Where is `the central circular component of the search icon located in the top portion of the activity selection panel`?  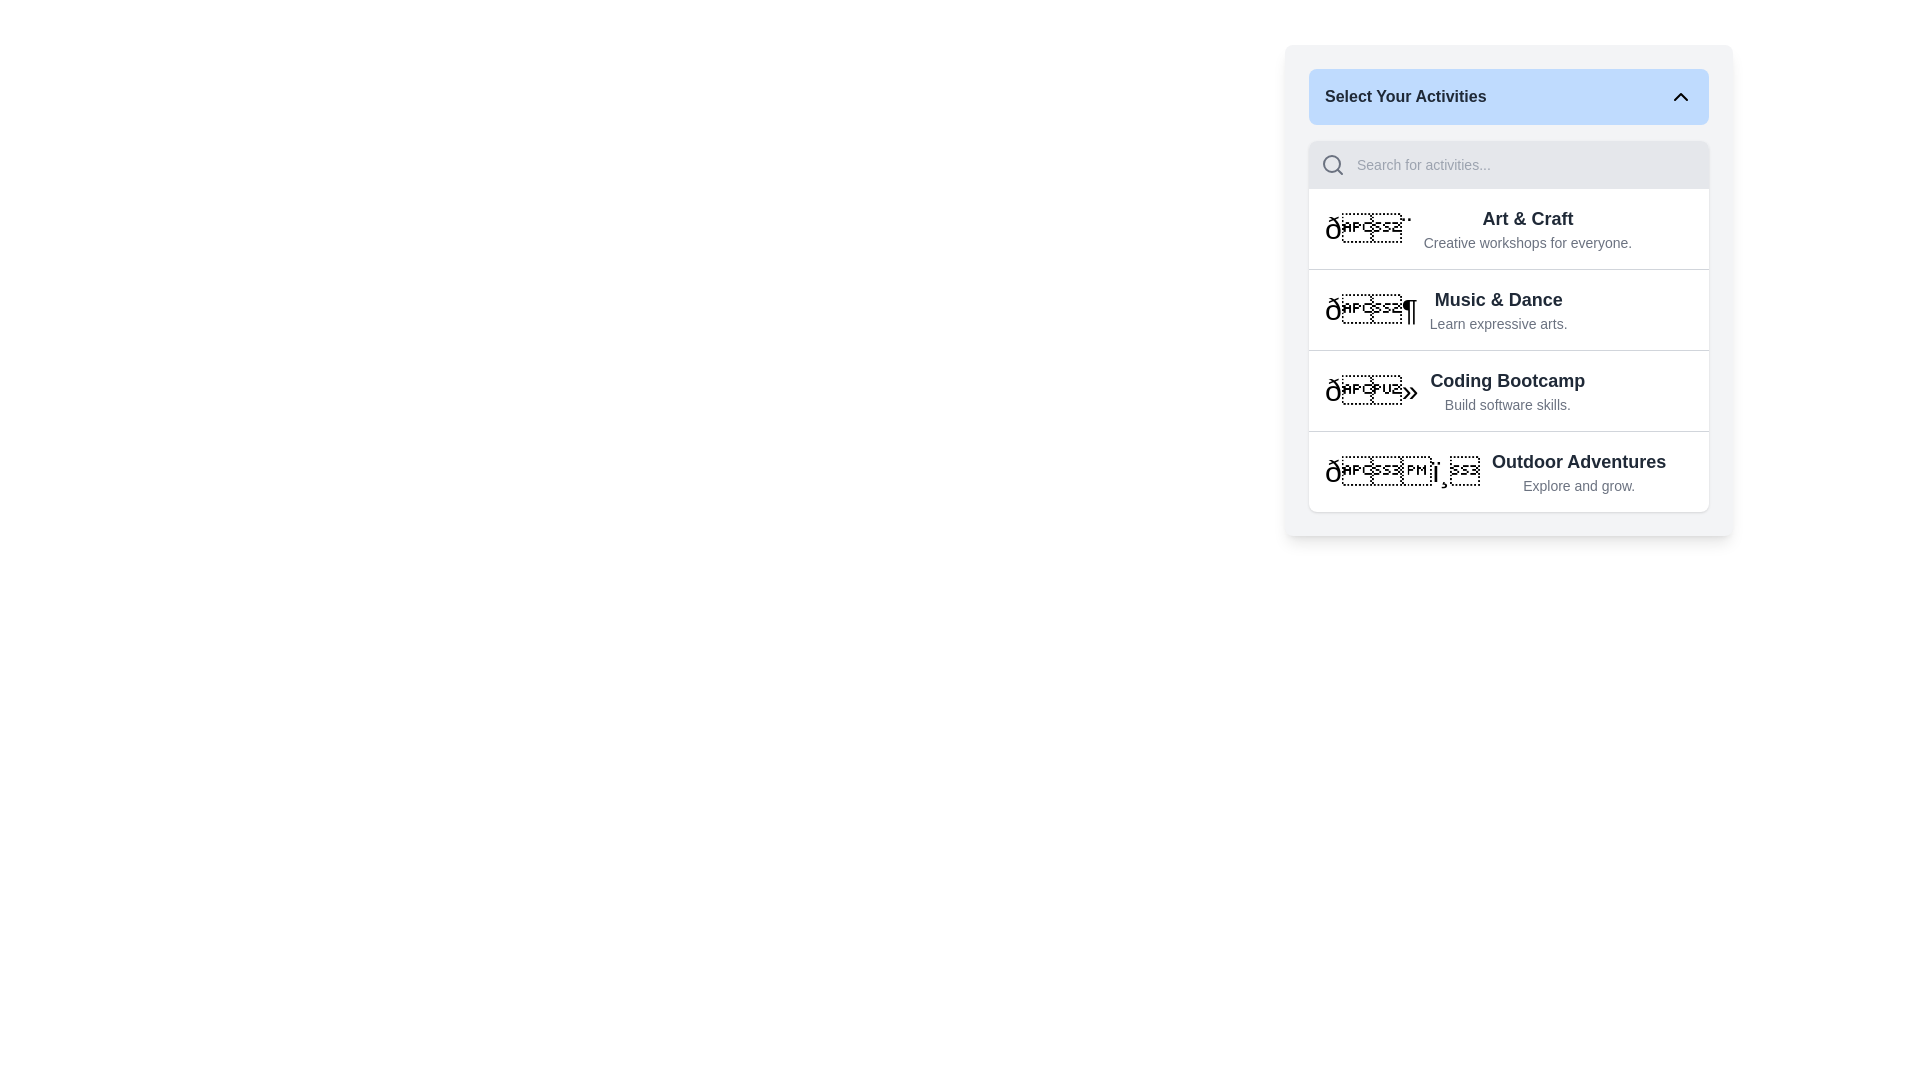 the central circular component of the search icon located in the top portion of the activity selection panel is located at coordinates (1331, 163).